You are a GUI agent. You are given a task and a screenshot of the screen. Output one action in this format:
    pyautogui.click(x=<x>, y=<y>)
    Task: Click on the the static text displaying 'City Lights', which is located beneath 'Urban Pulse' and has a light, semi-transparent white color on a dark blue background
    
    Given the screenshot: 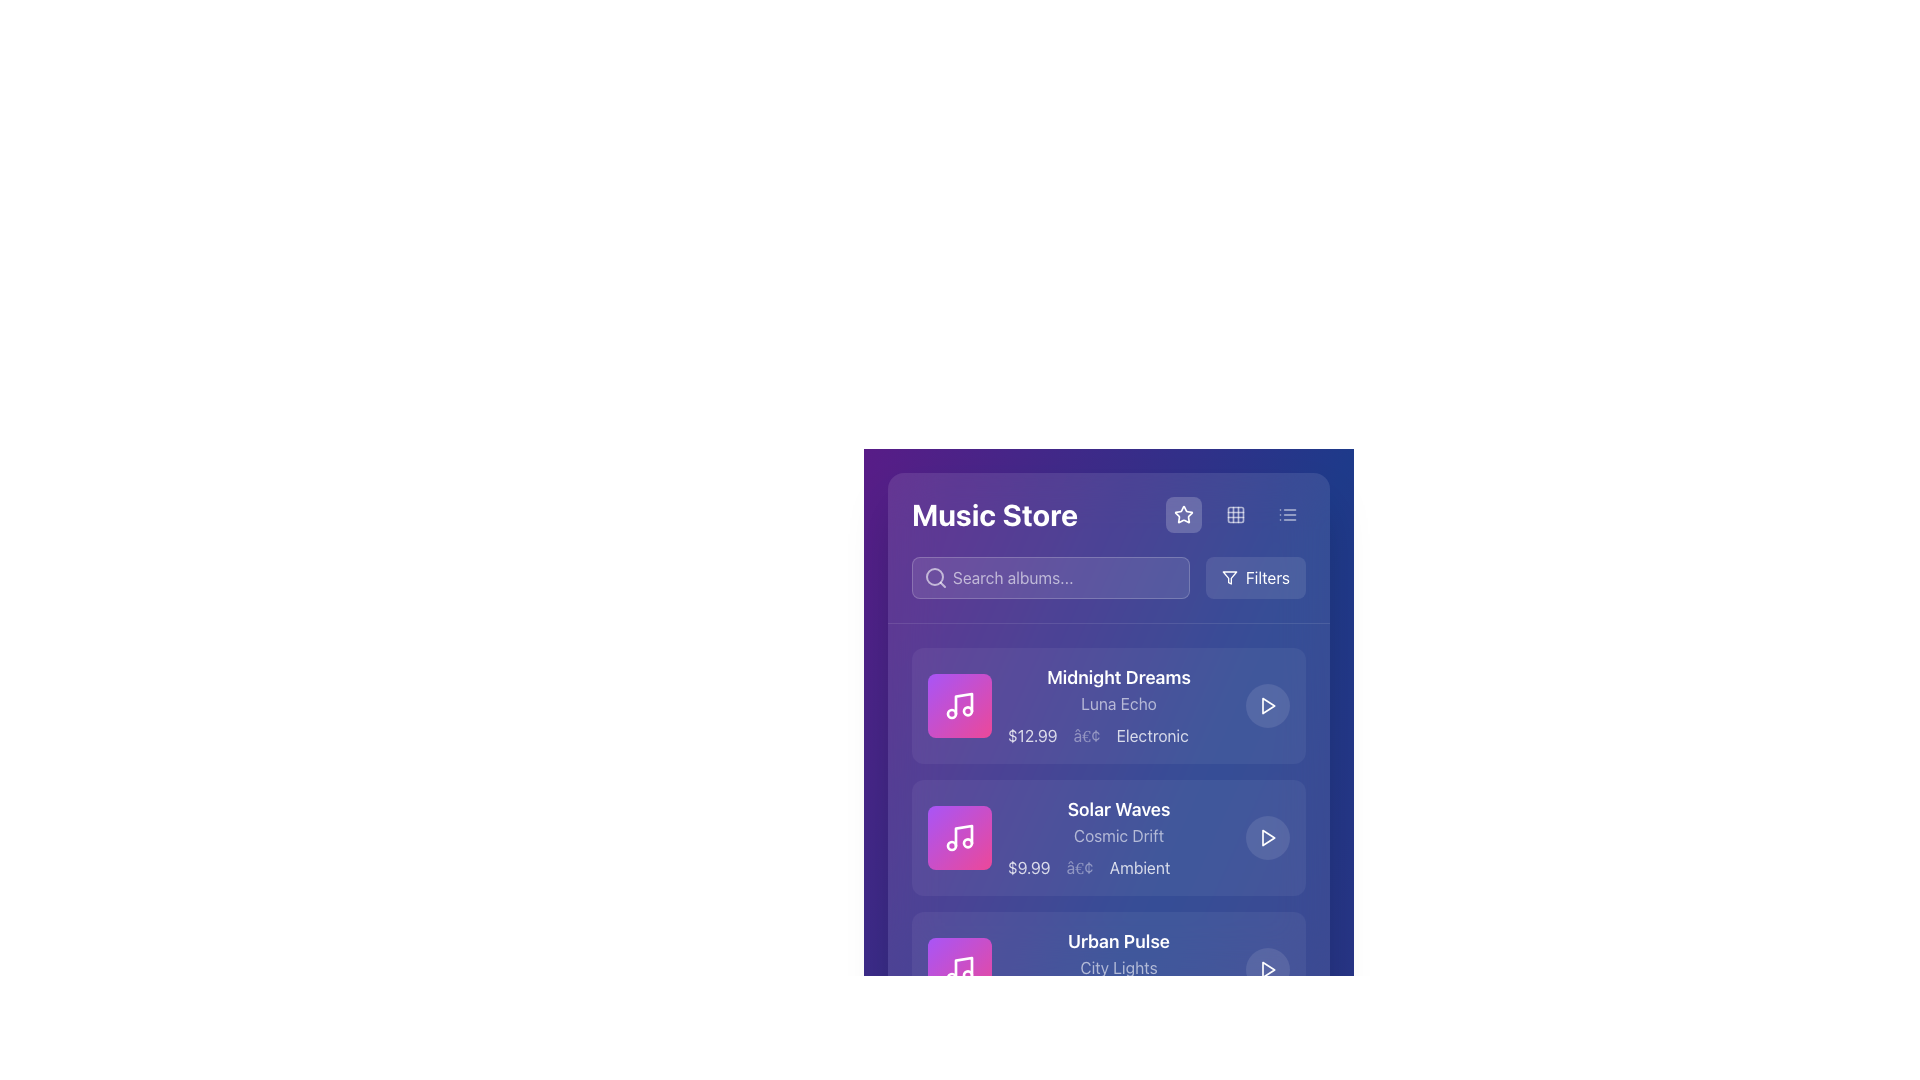 What is the action you would take?
    pyautogui.click(x=1117, y=967)
    